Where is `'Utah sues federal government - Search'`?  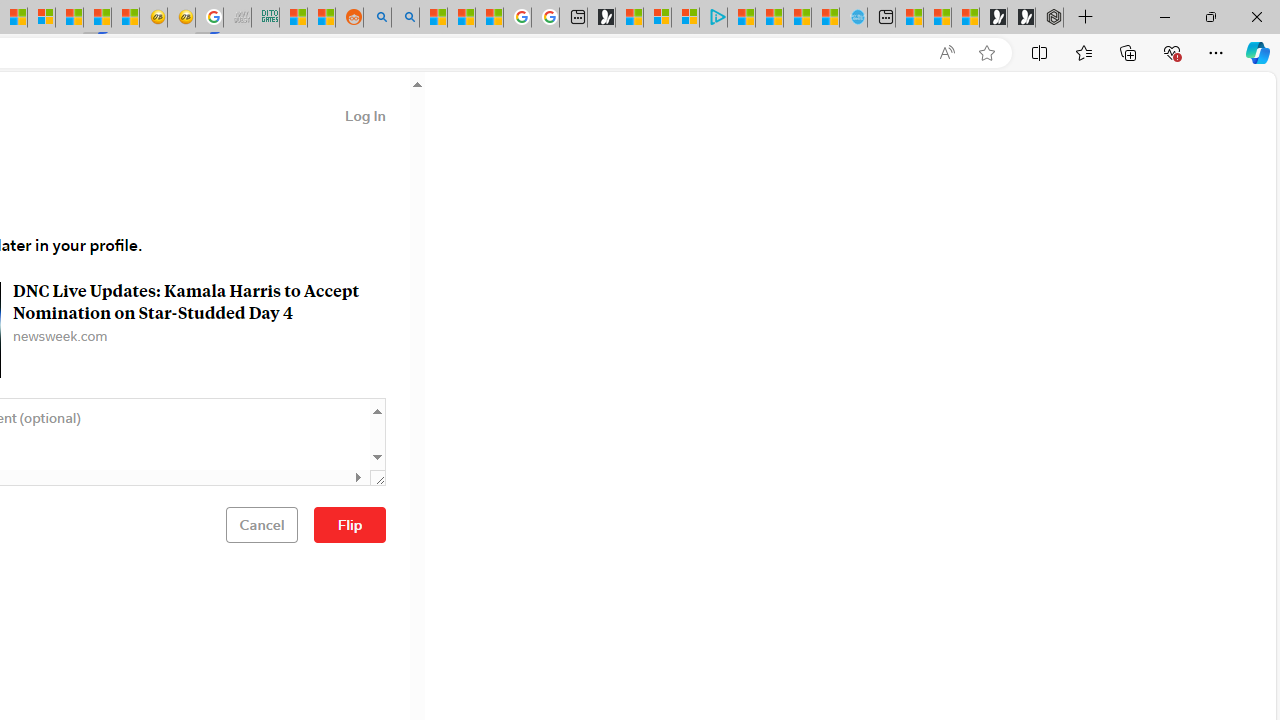 'Utah sues federal government - Search' is located at coordinates (404, 17).